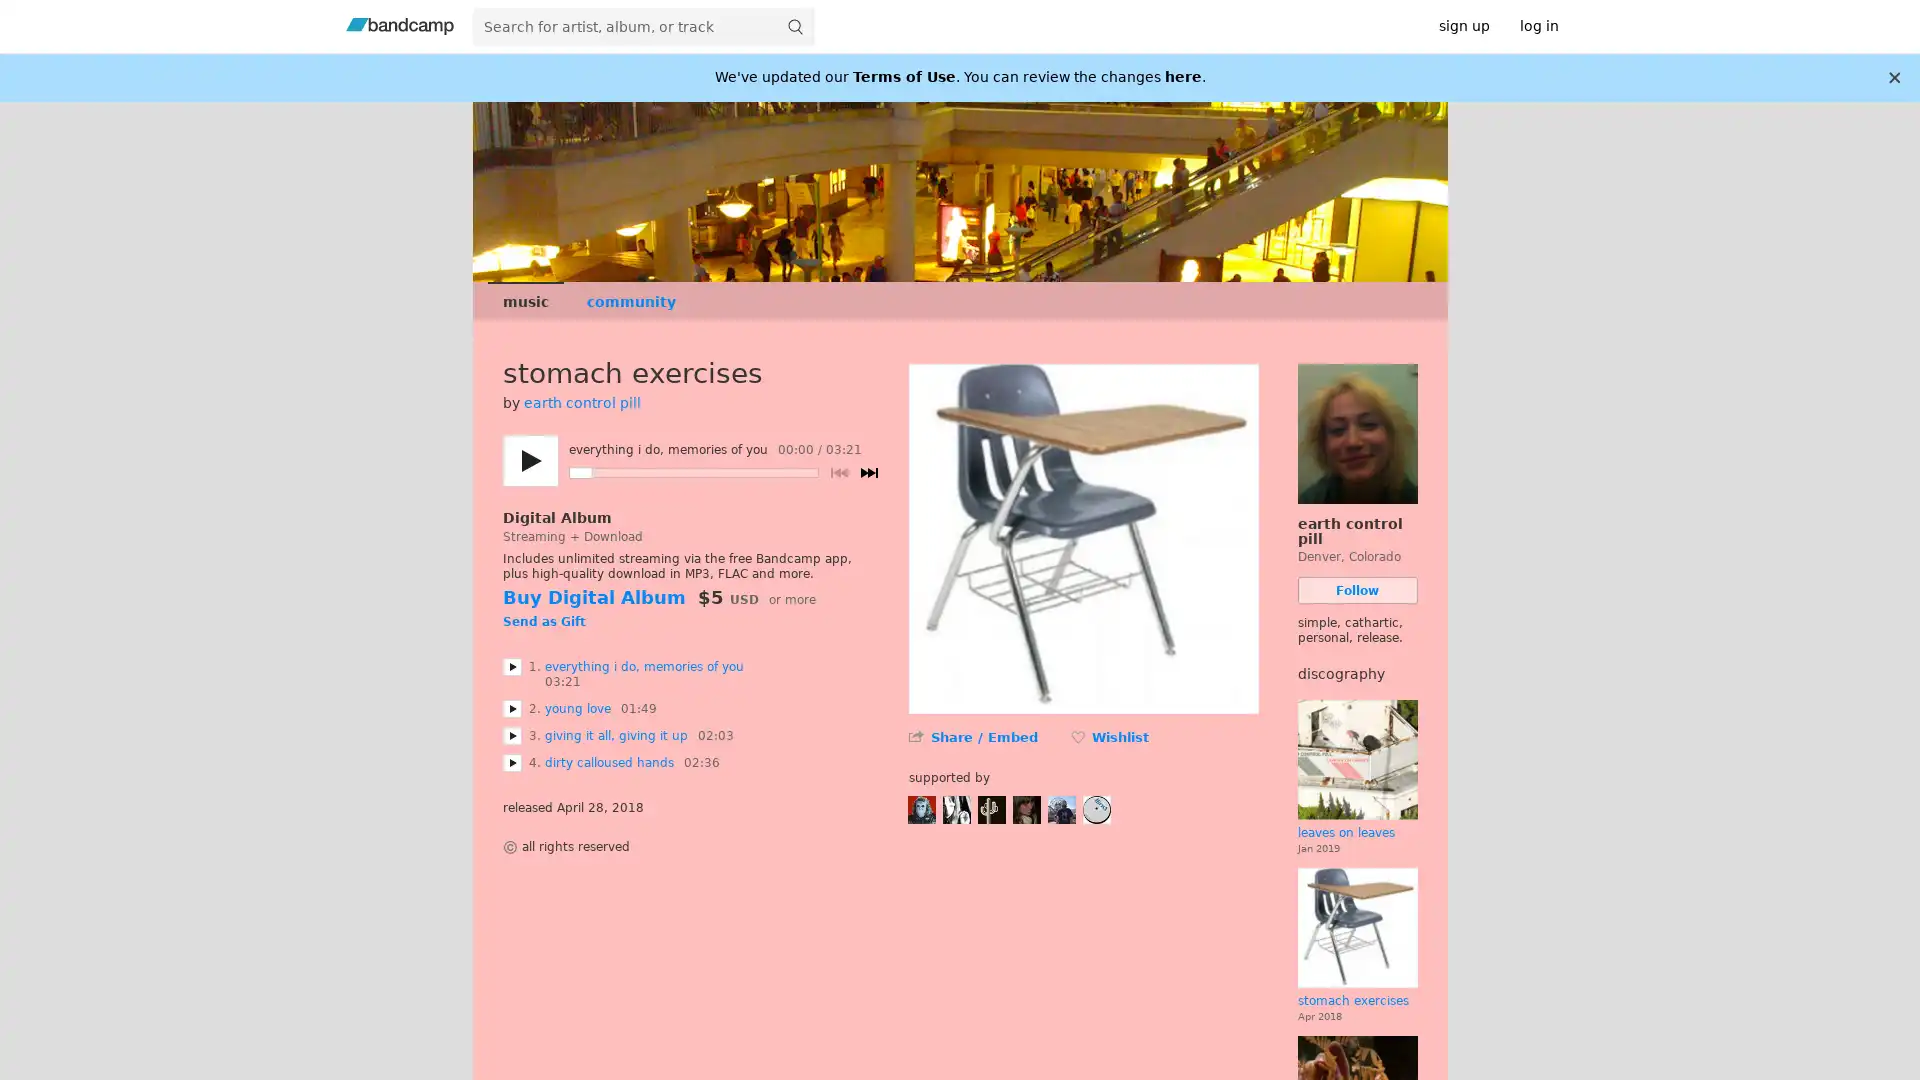 Image resolution: width=1920 pixels, height=1080 pixels. Describe the element at coordinates (794, 26) in the screenshot. I see `submit for full search page` at that location.